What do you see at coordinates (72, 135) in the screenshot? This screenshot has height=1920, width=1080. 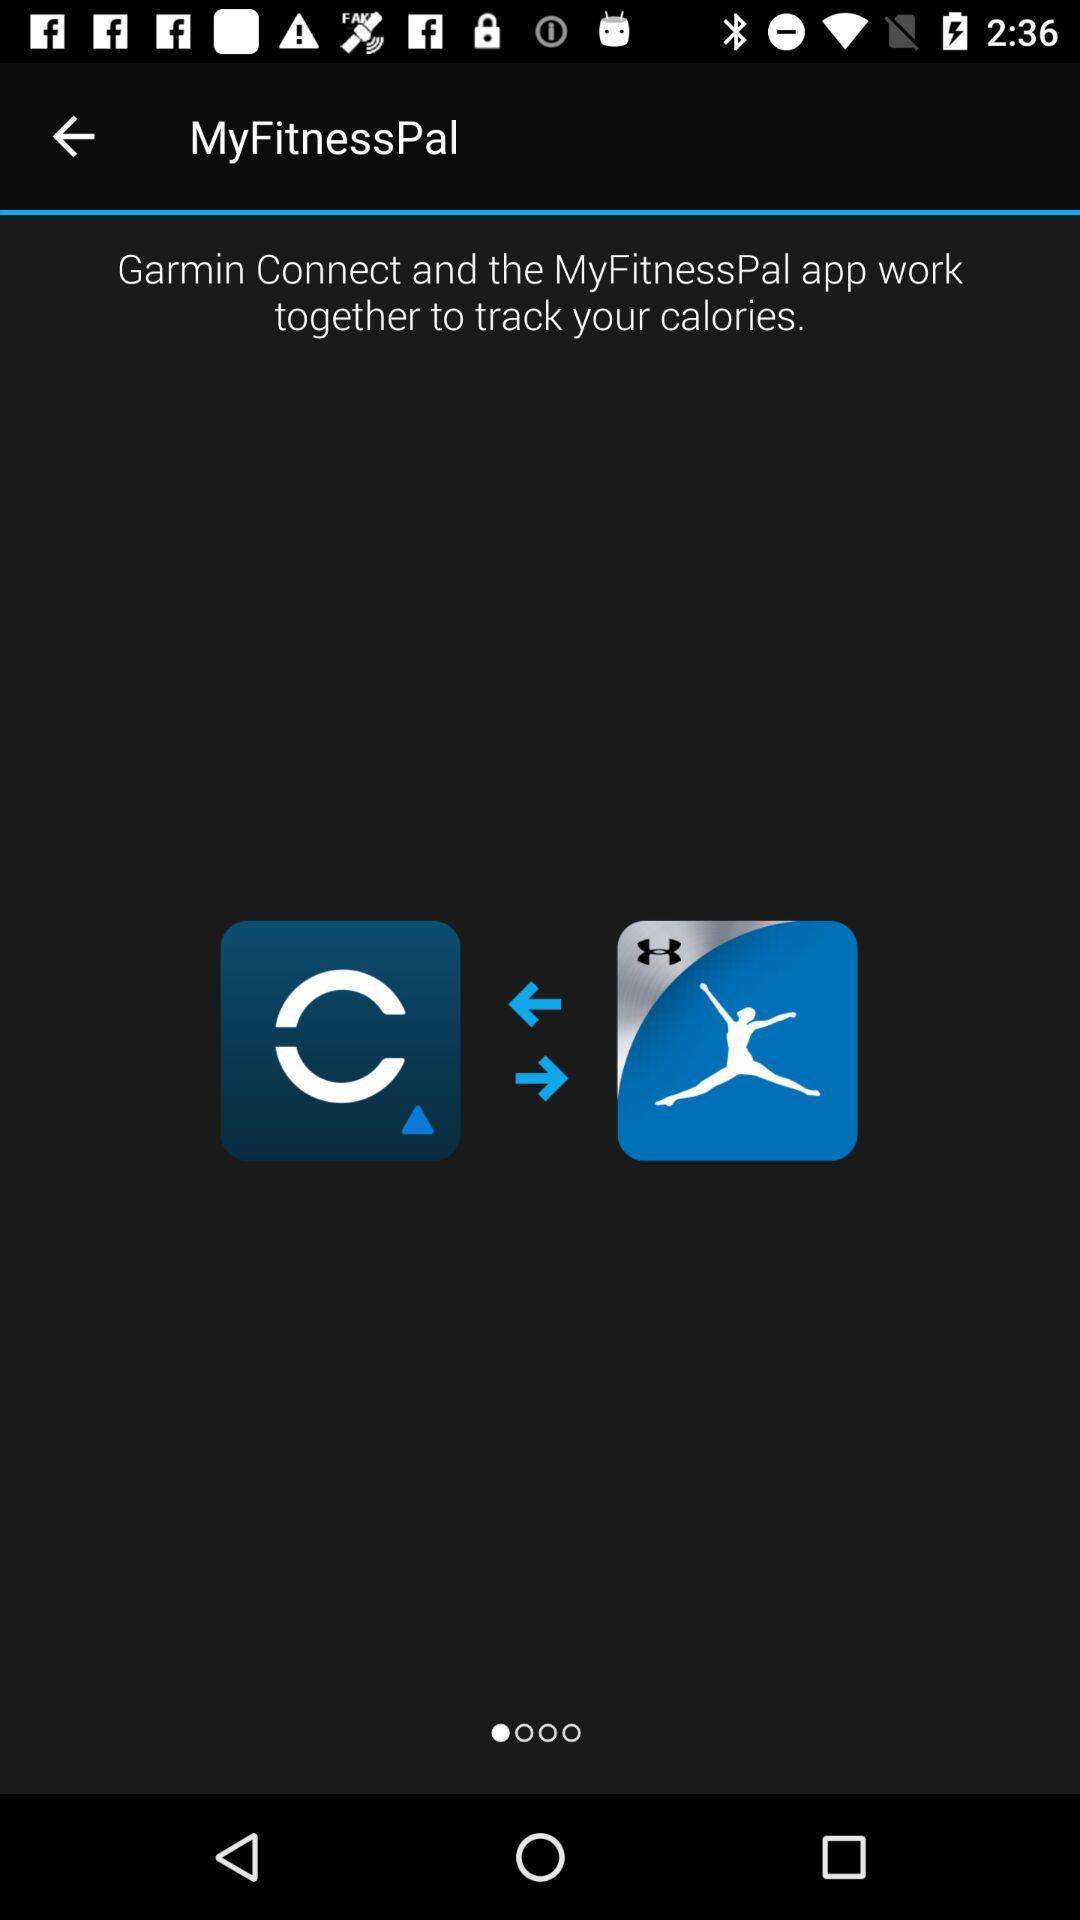 I see `icon to the left of myfitnesspal` at bounding box center [72, 135].